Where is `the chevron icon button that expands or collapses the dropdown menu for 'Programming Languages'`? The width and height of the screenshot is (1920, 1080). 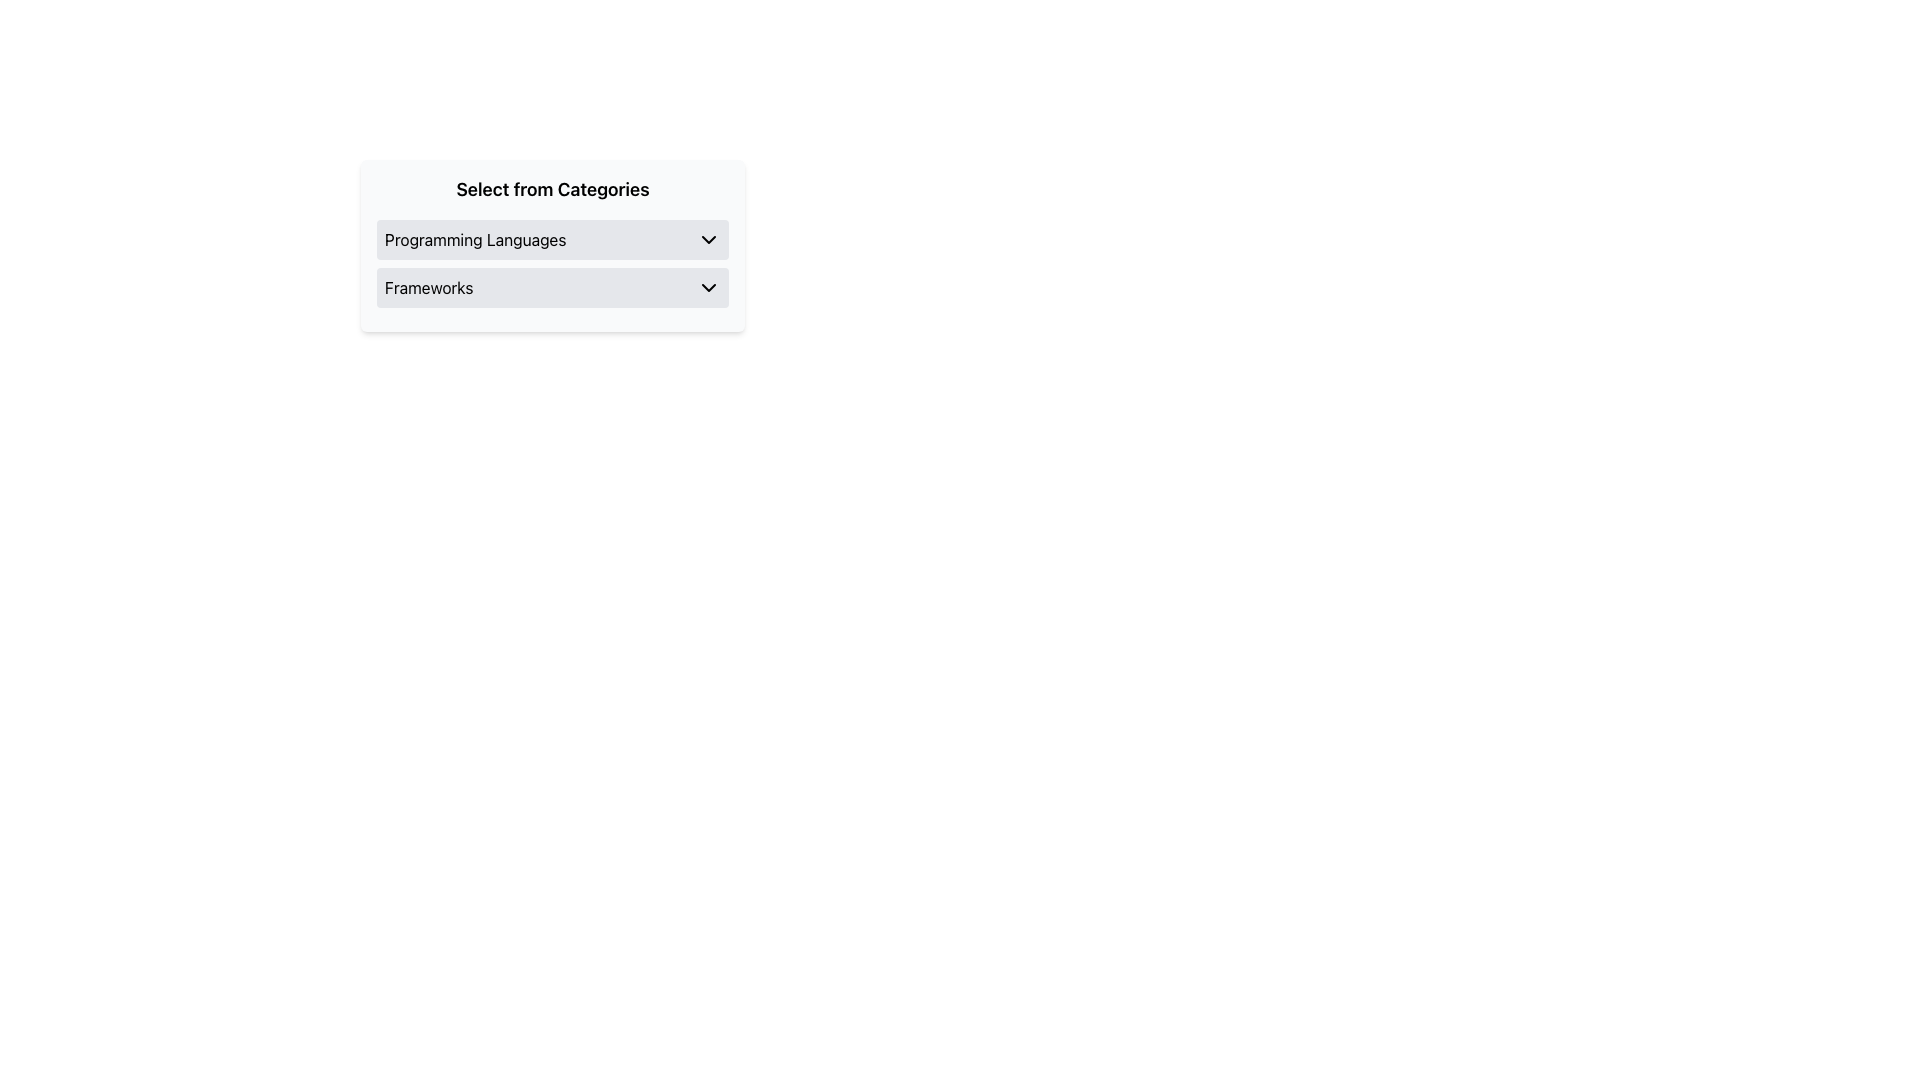
the chevron icon button that expands or collapses the dropdown menu for 'Programming Languages' is located at coordinates (709, 238).